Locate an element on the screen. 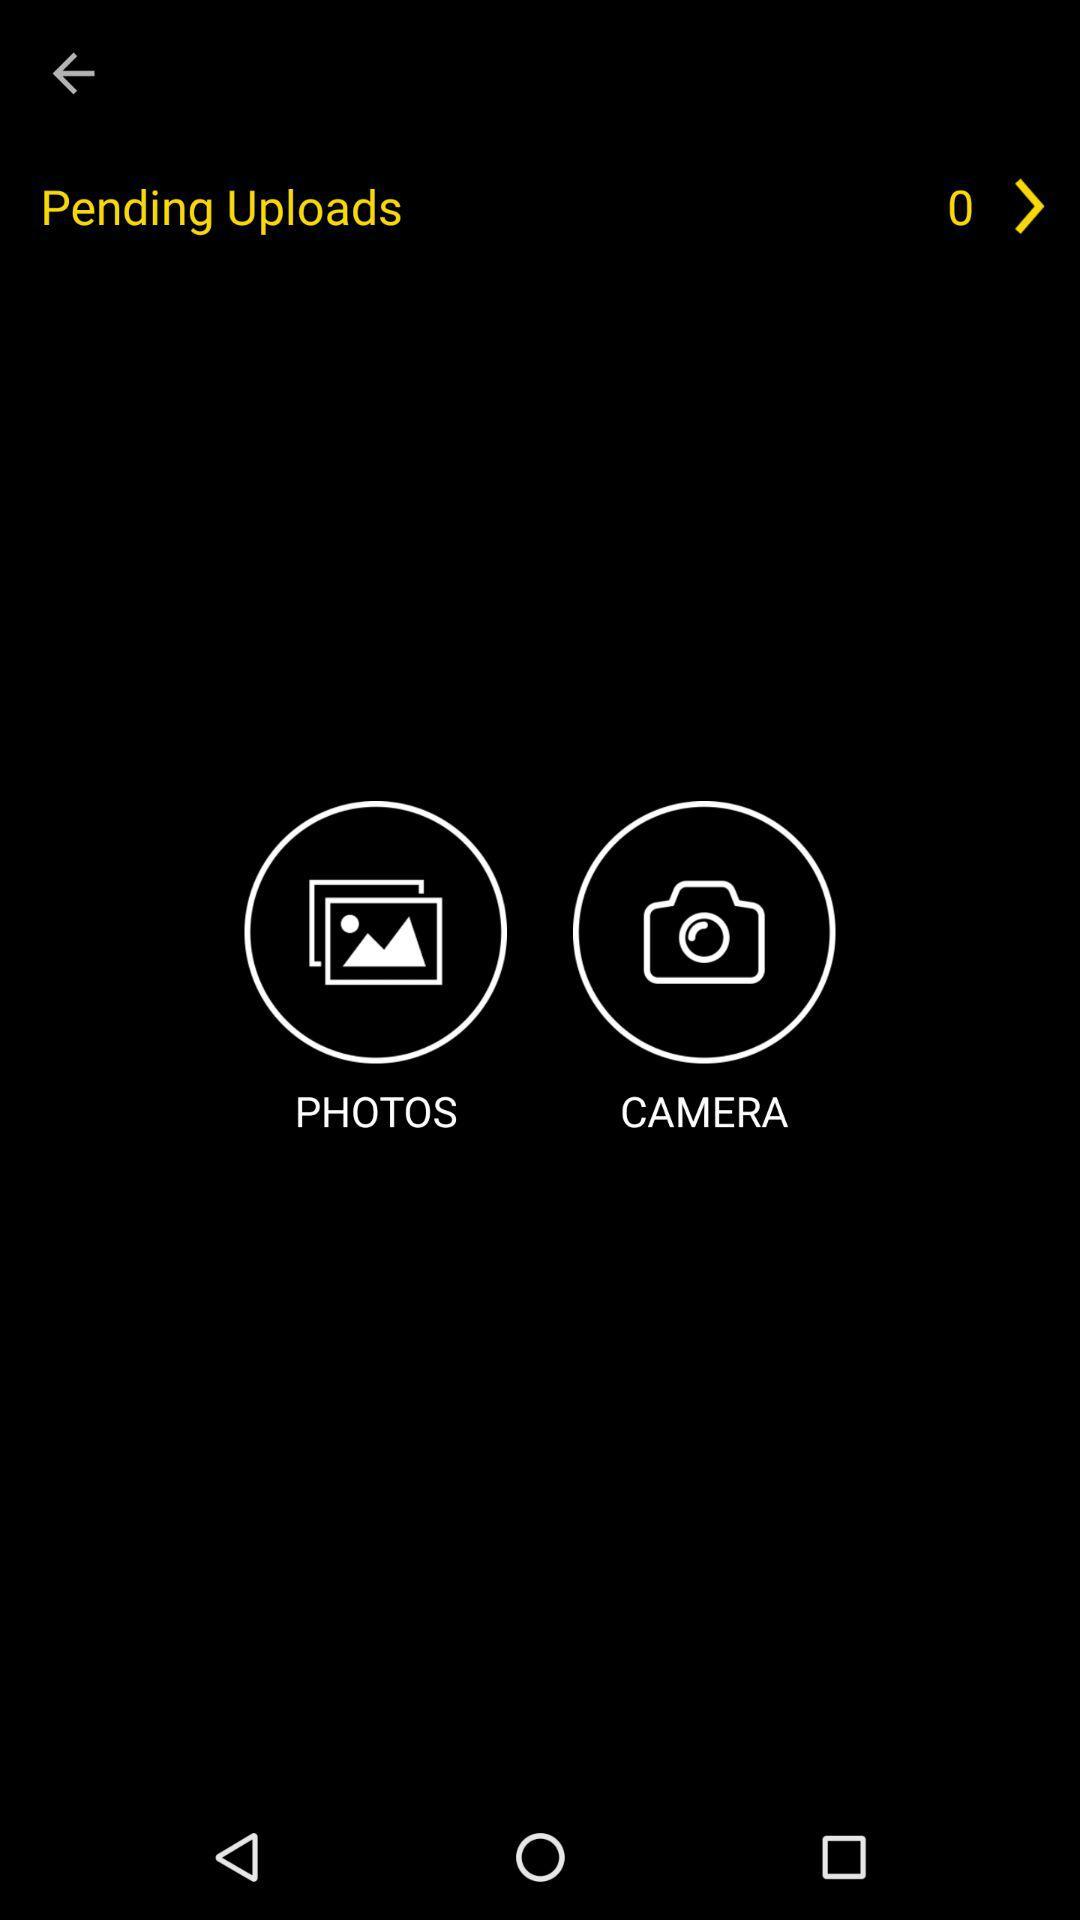  the camera icon is located at coordinates (703, 970).